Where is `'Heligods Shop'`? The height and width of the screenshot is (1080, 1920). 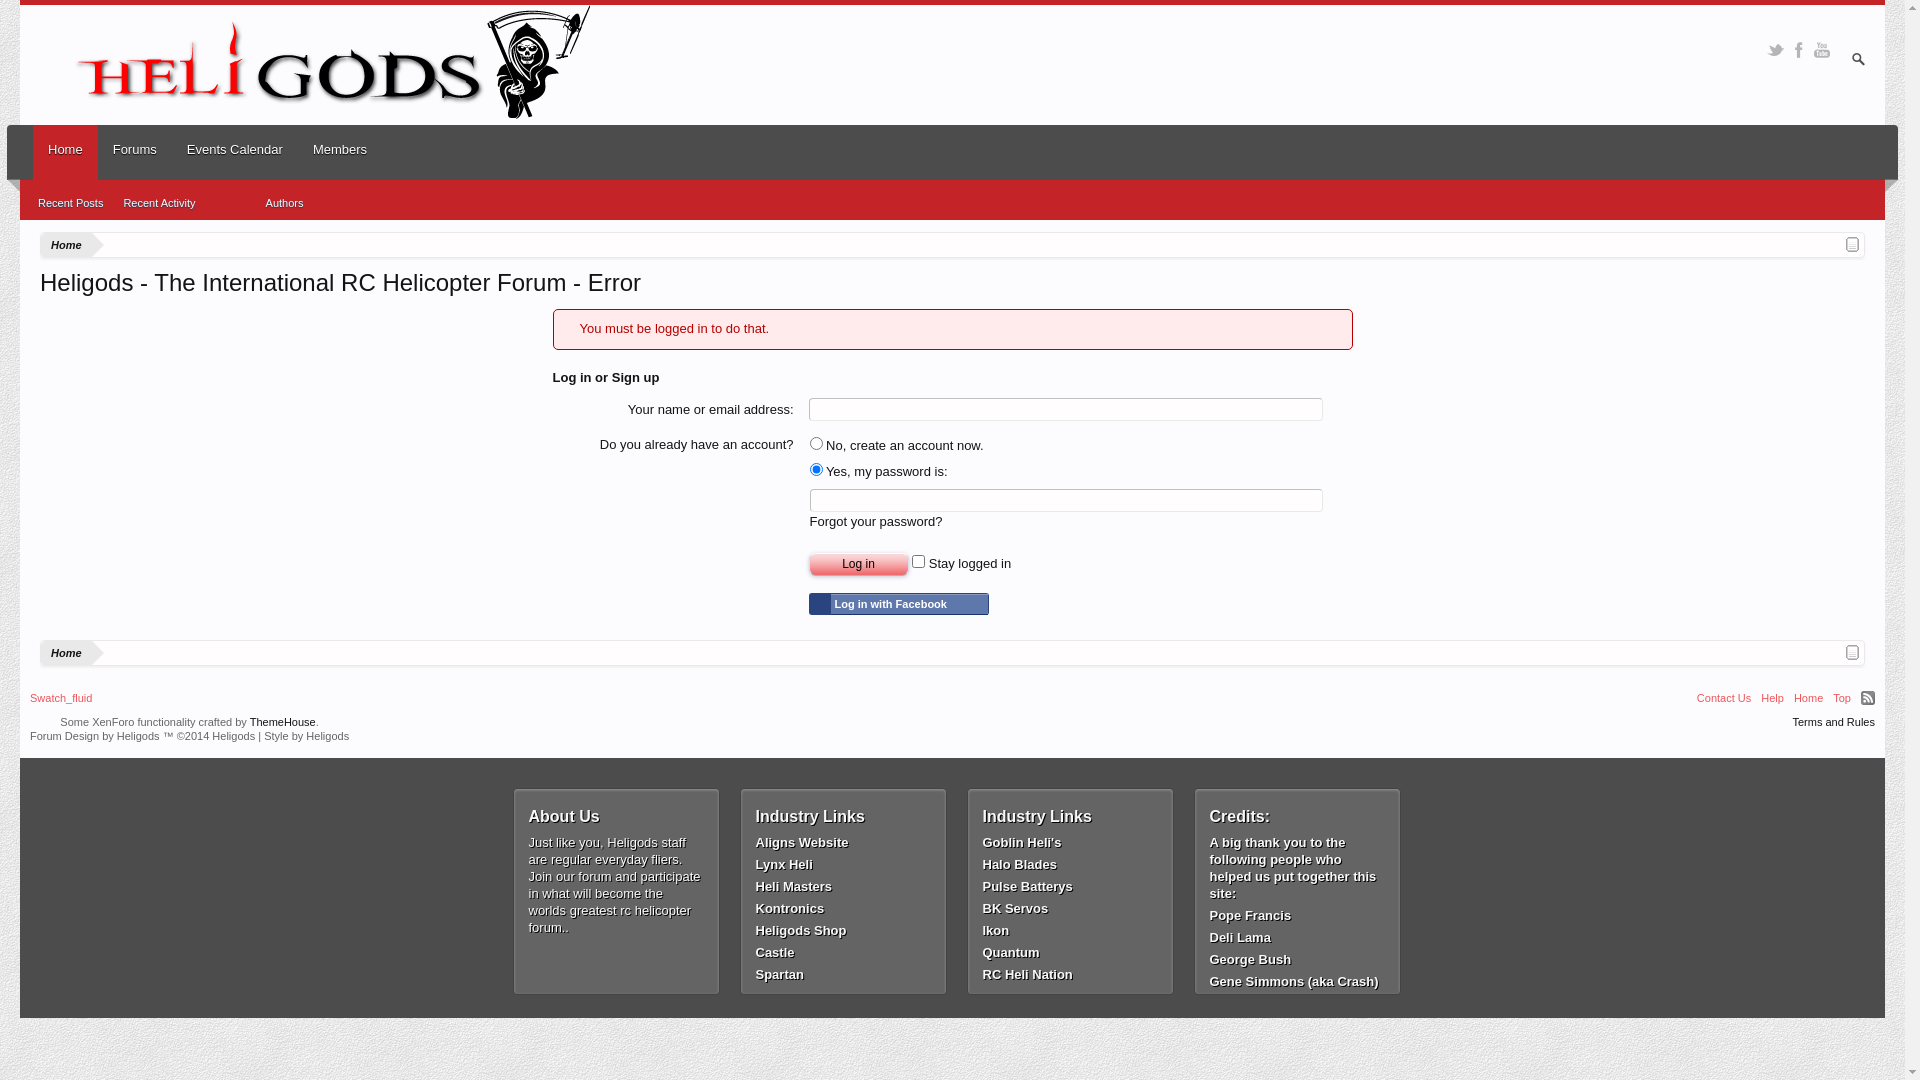
'Heligods Shop' is located at coordinates (754, 930).